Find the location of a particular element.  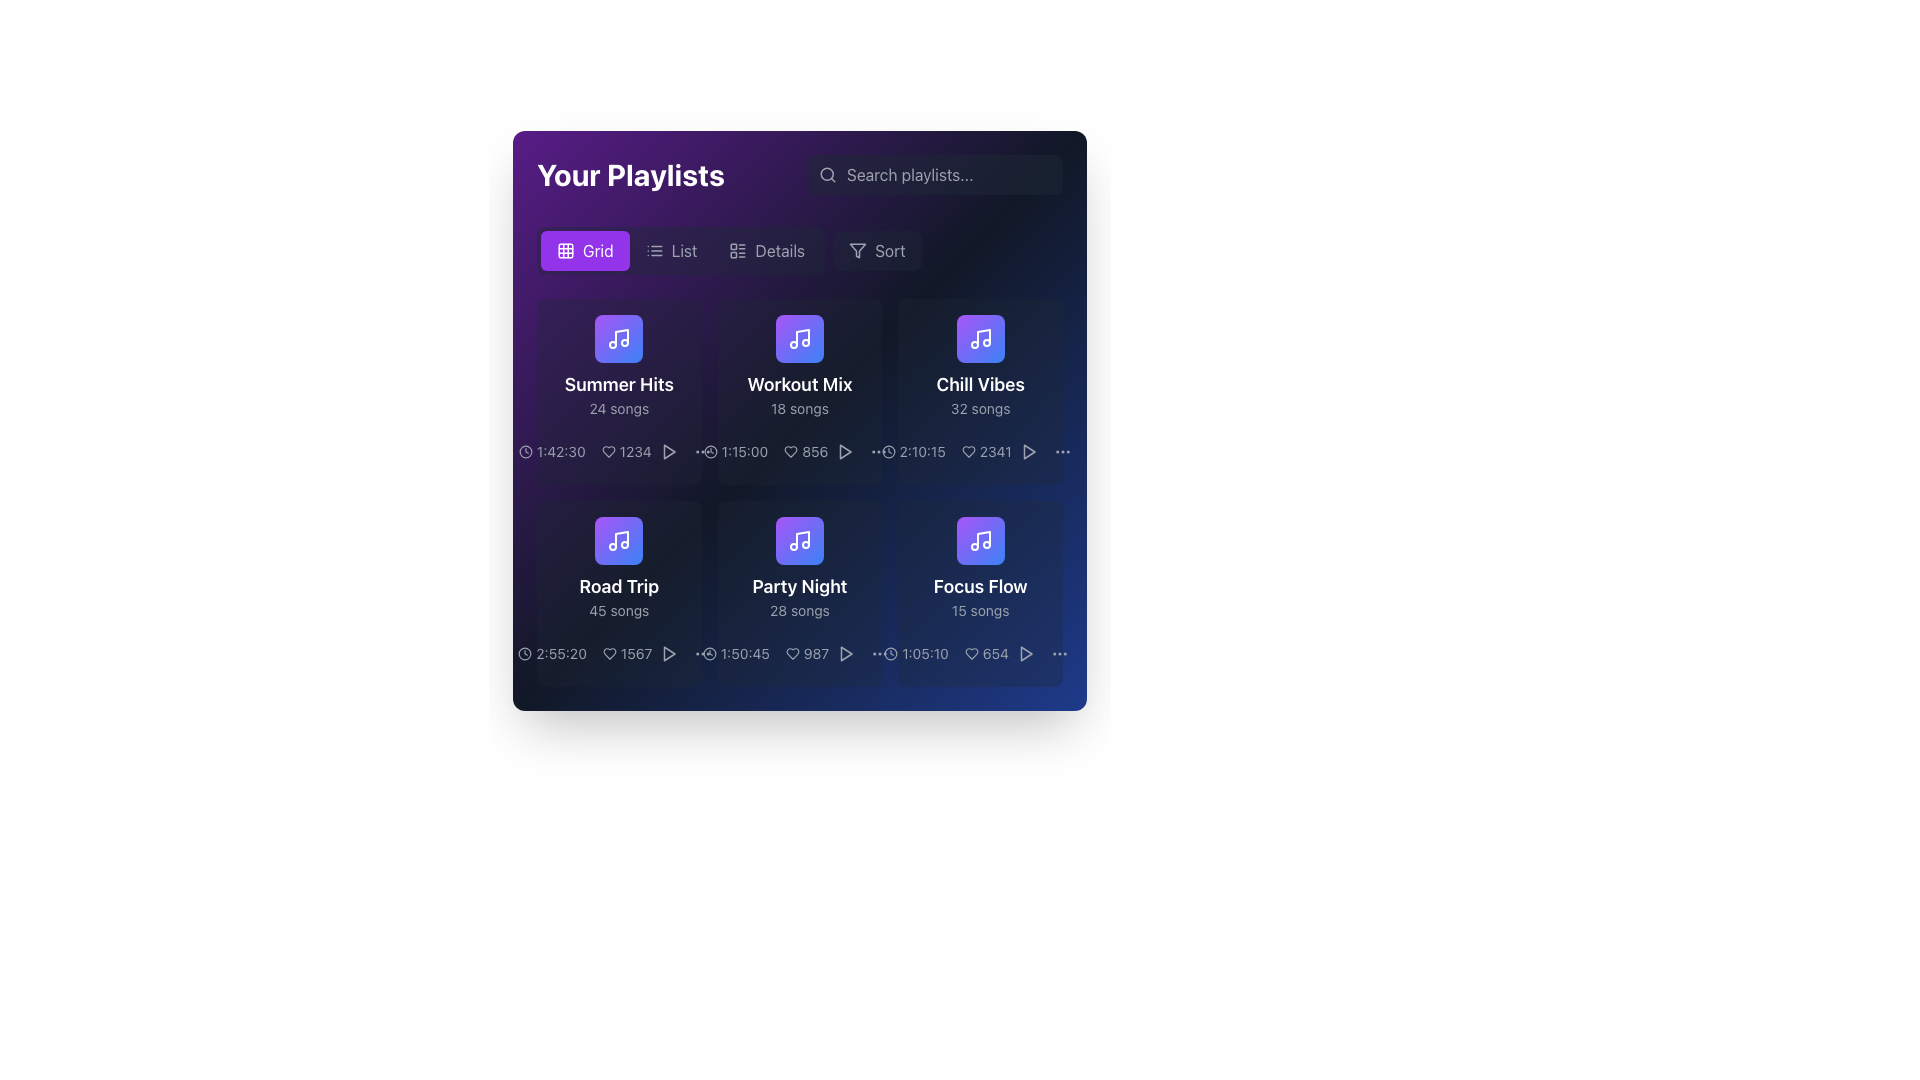

the text block titled 'Focus Flow' that displays '15 songs' in the bottom-right section of the playlist grid is located at coordinates (980, 596).